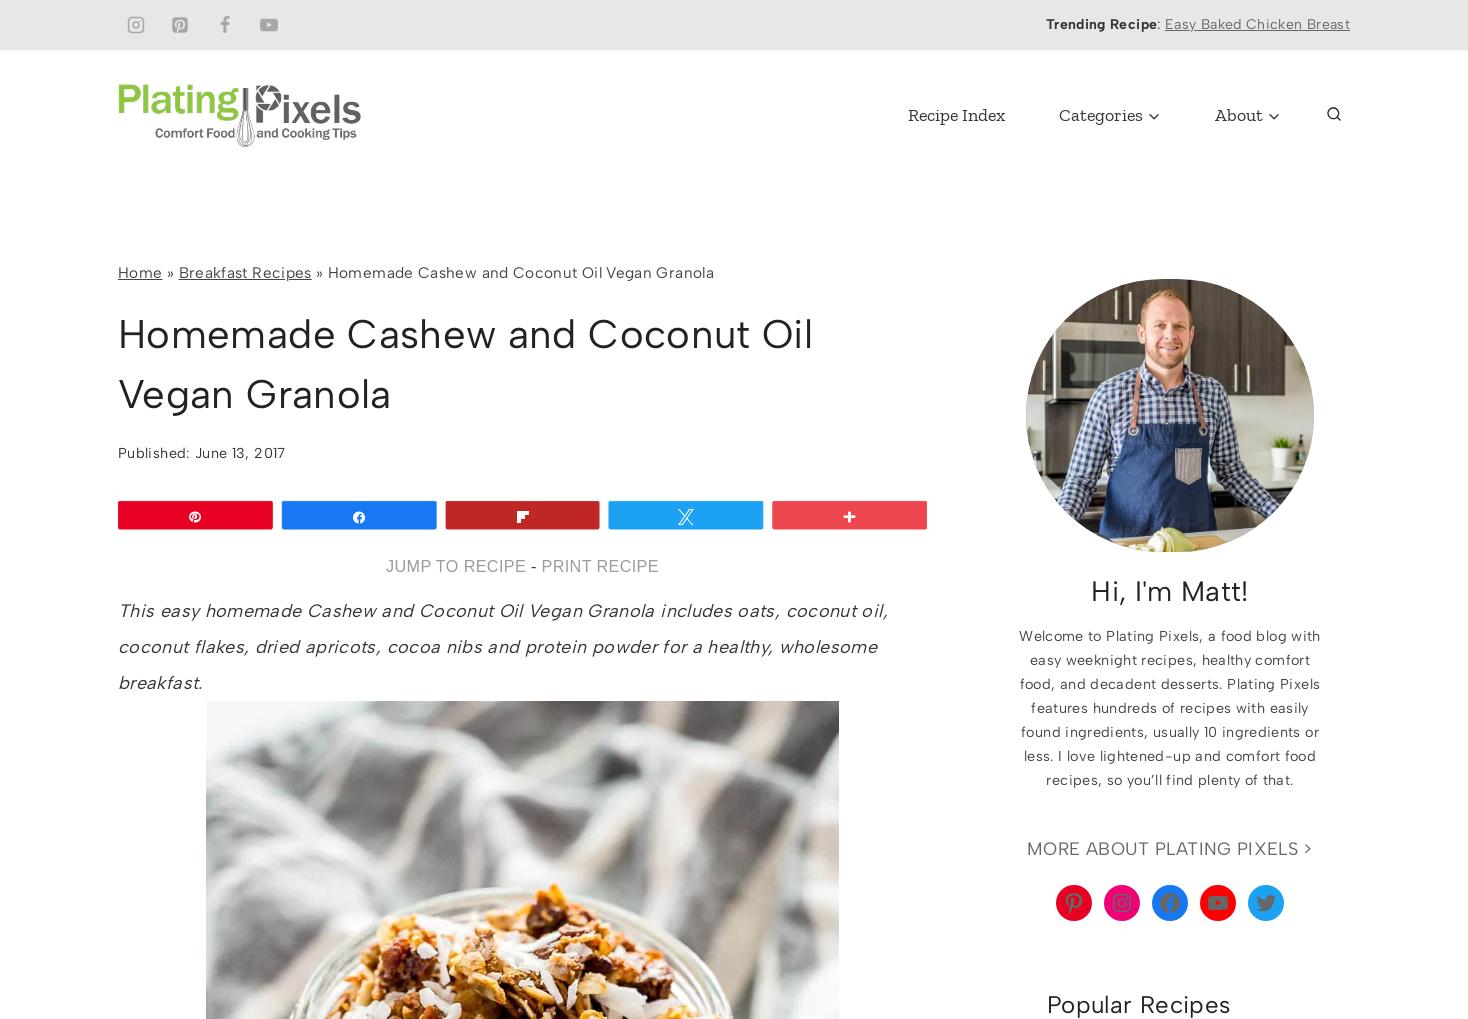  Describe the element at coordinates (1101, 23) in the screenshot. I see `'Trending Recipe'` at that location.